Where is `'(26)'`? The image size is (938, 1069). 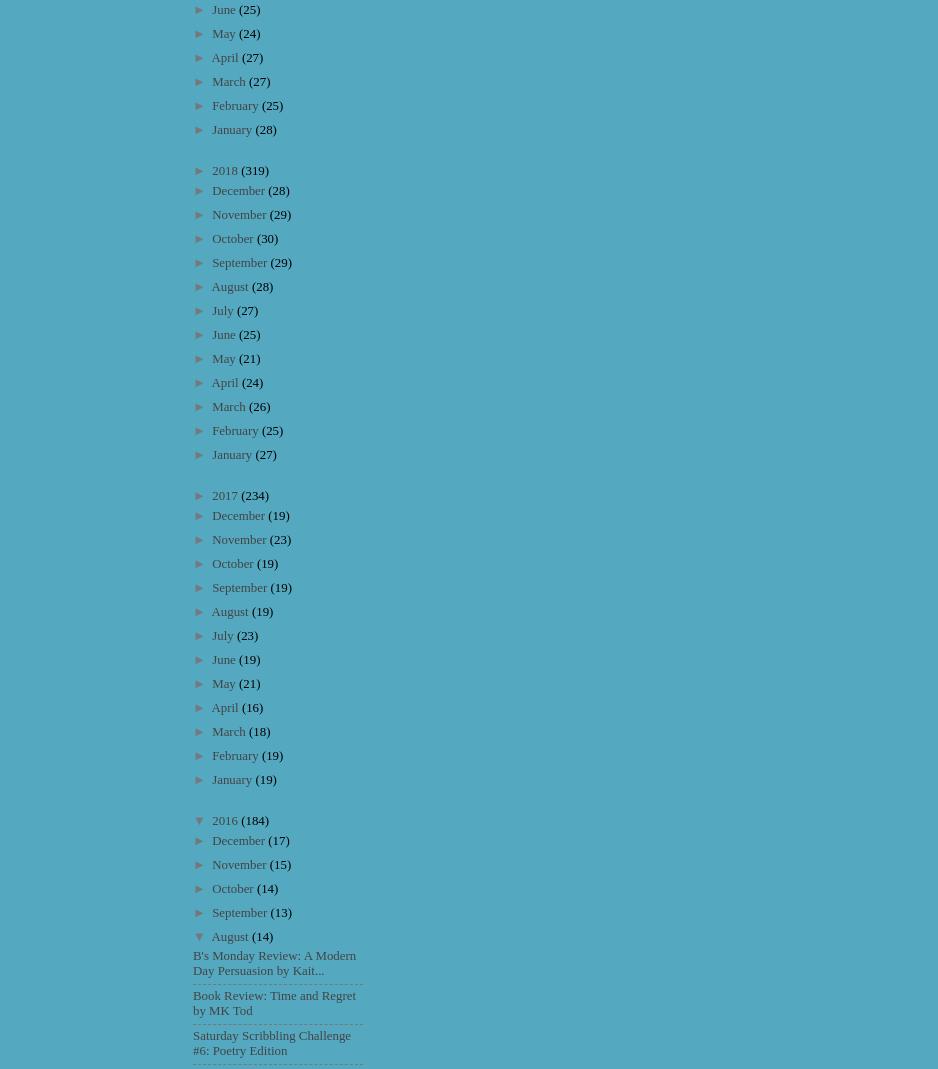 '(26)' is located at coordinates (258, 406).